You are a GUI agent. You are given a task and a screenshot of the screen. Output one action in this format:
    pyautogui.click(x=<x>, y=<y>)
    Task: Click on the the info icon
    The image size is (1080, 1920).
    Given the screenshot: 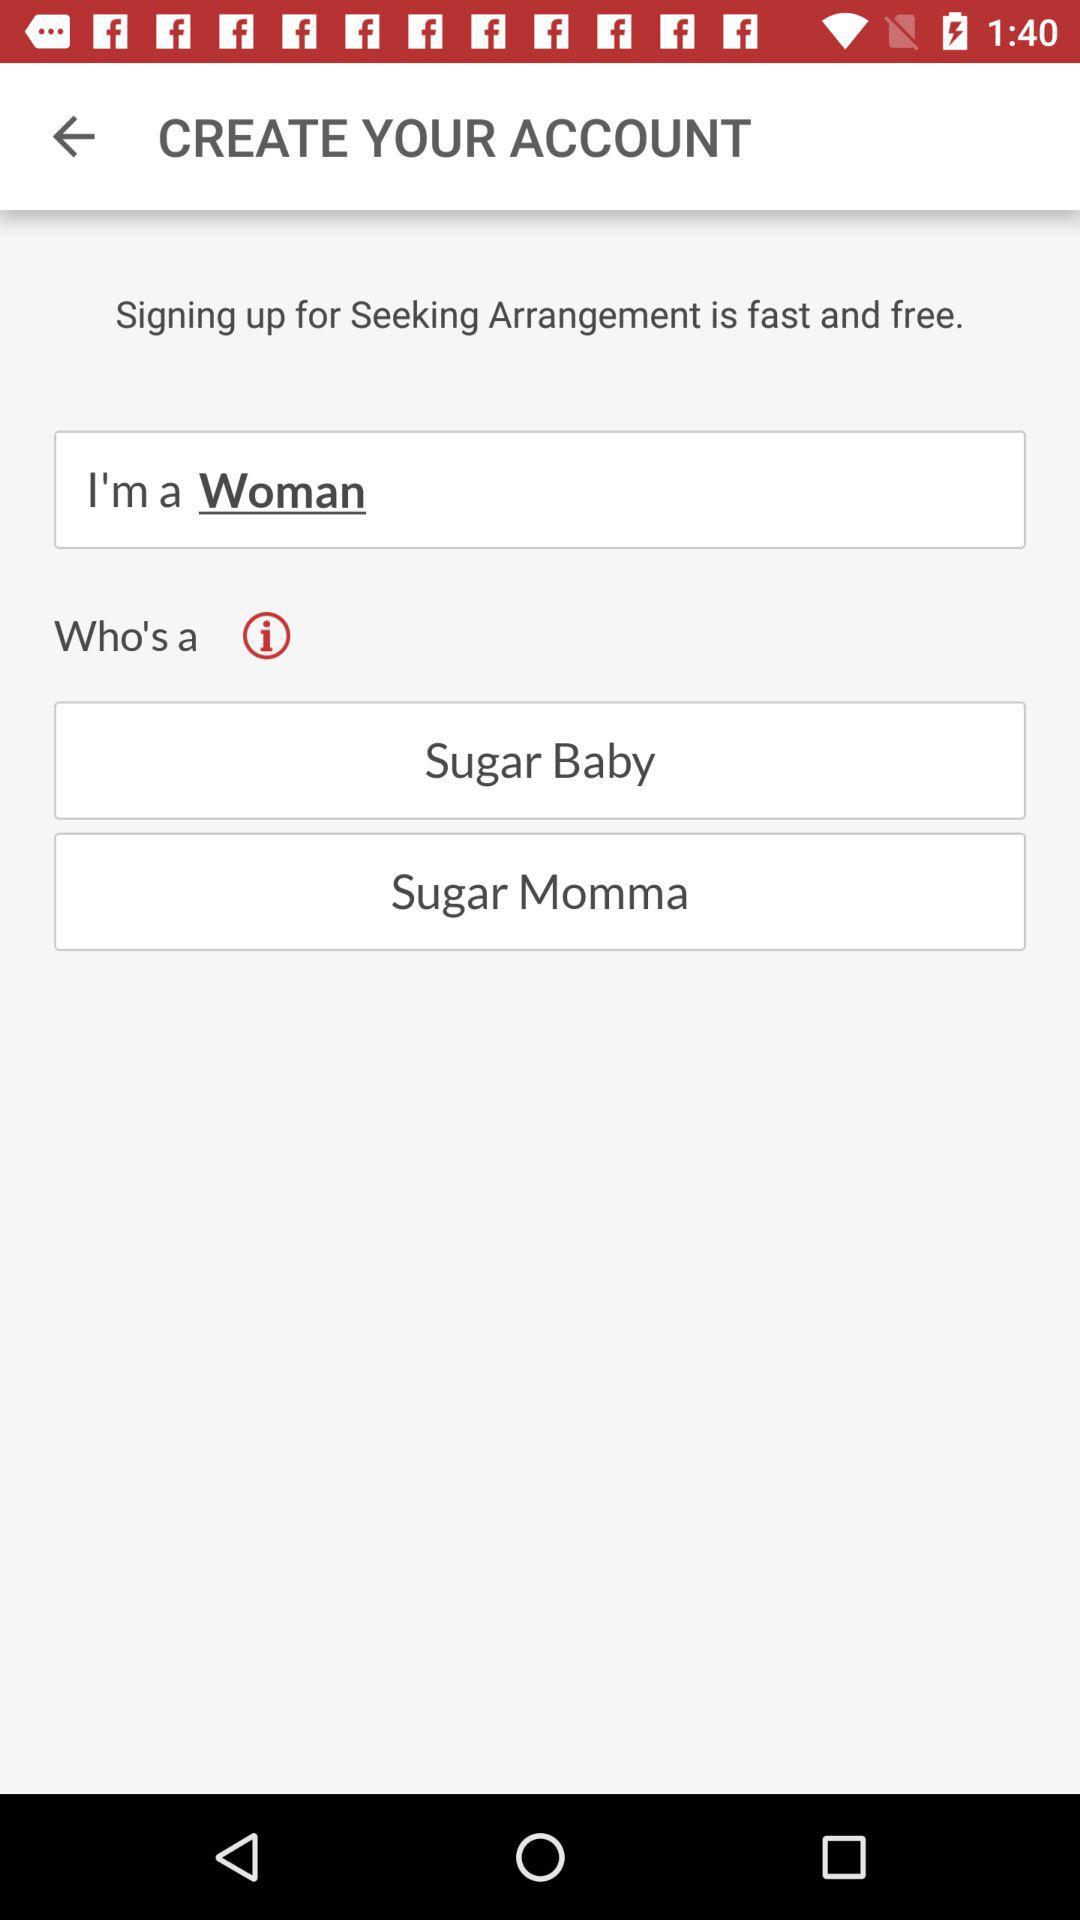 What is the action you would take?
    pyautogui.click(x=265, y=634)
    